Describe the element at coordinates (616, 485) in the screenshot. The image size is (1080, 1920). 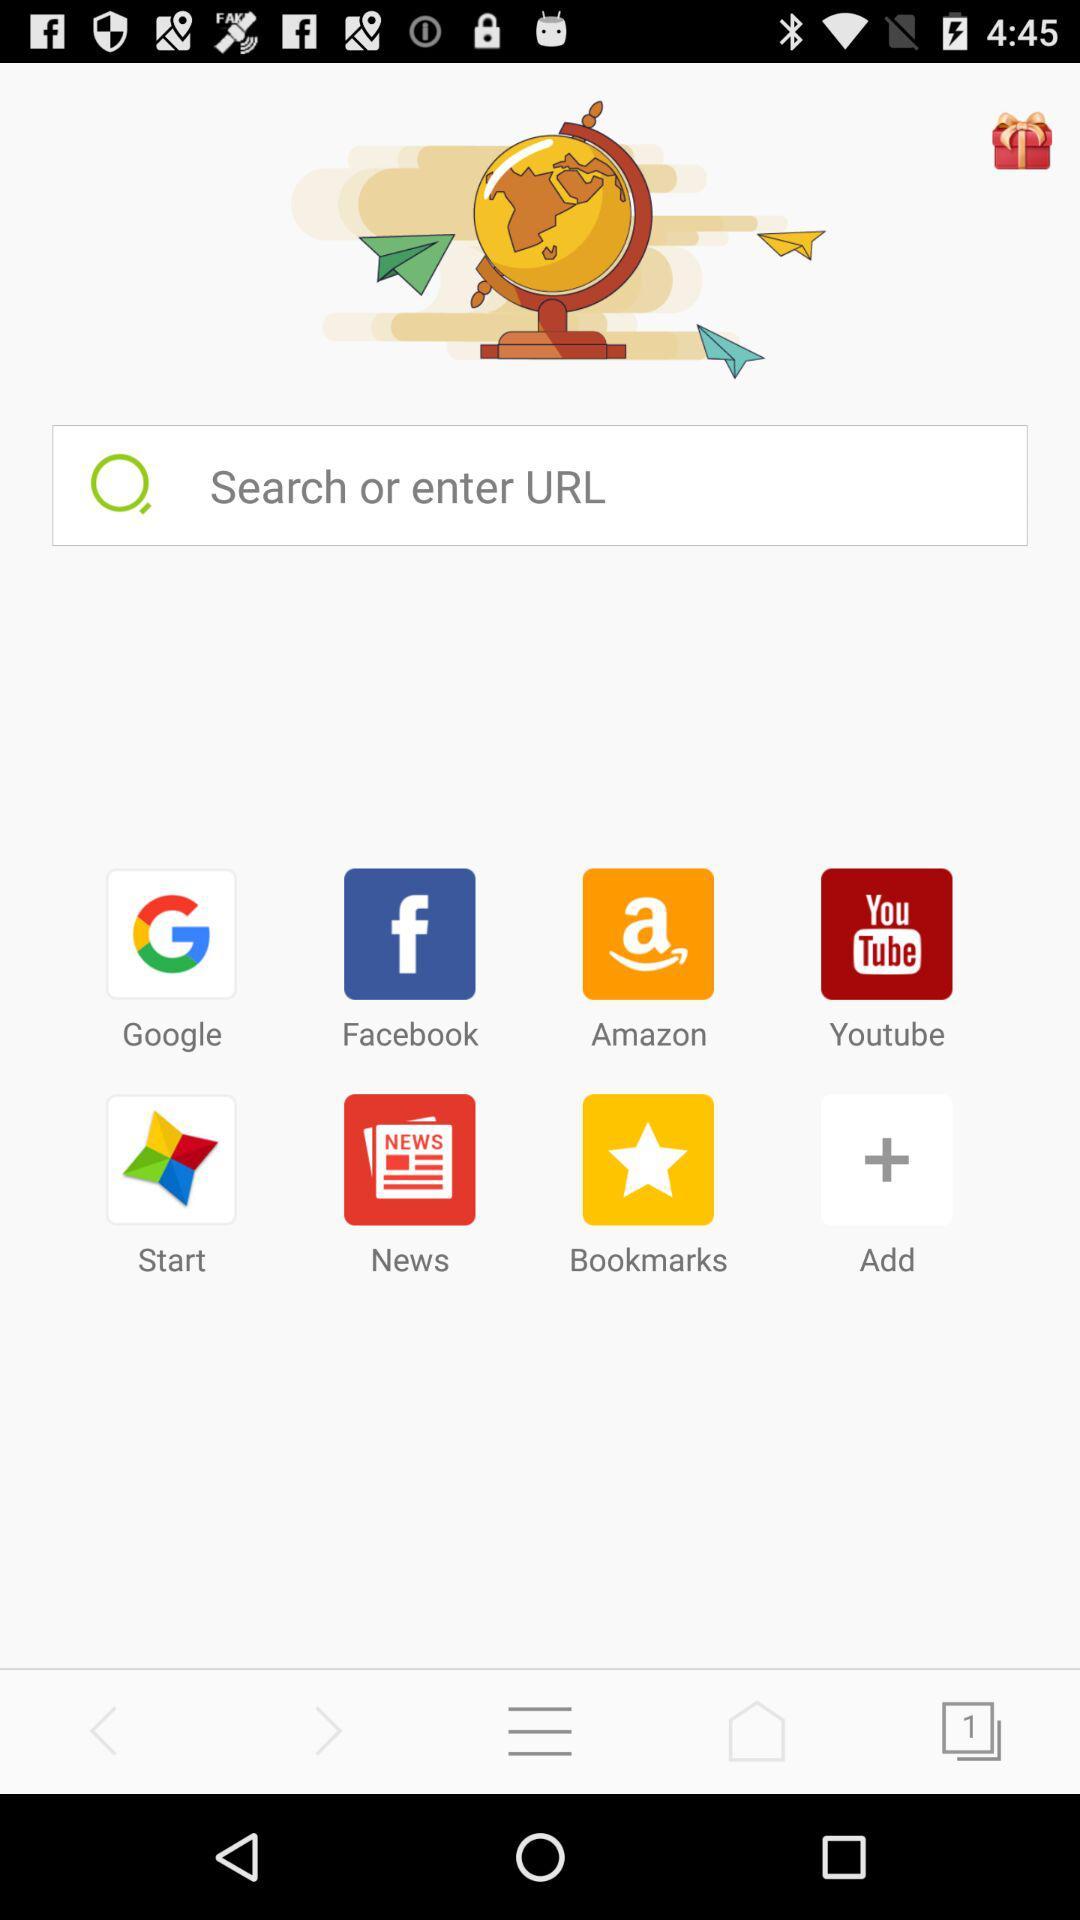
I see `look for a website` at that location.